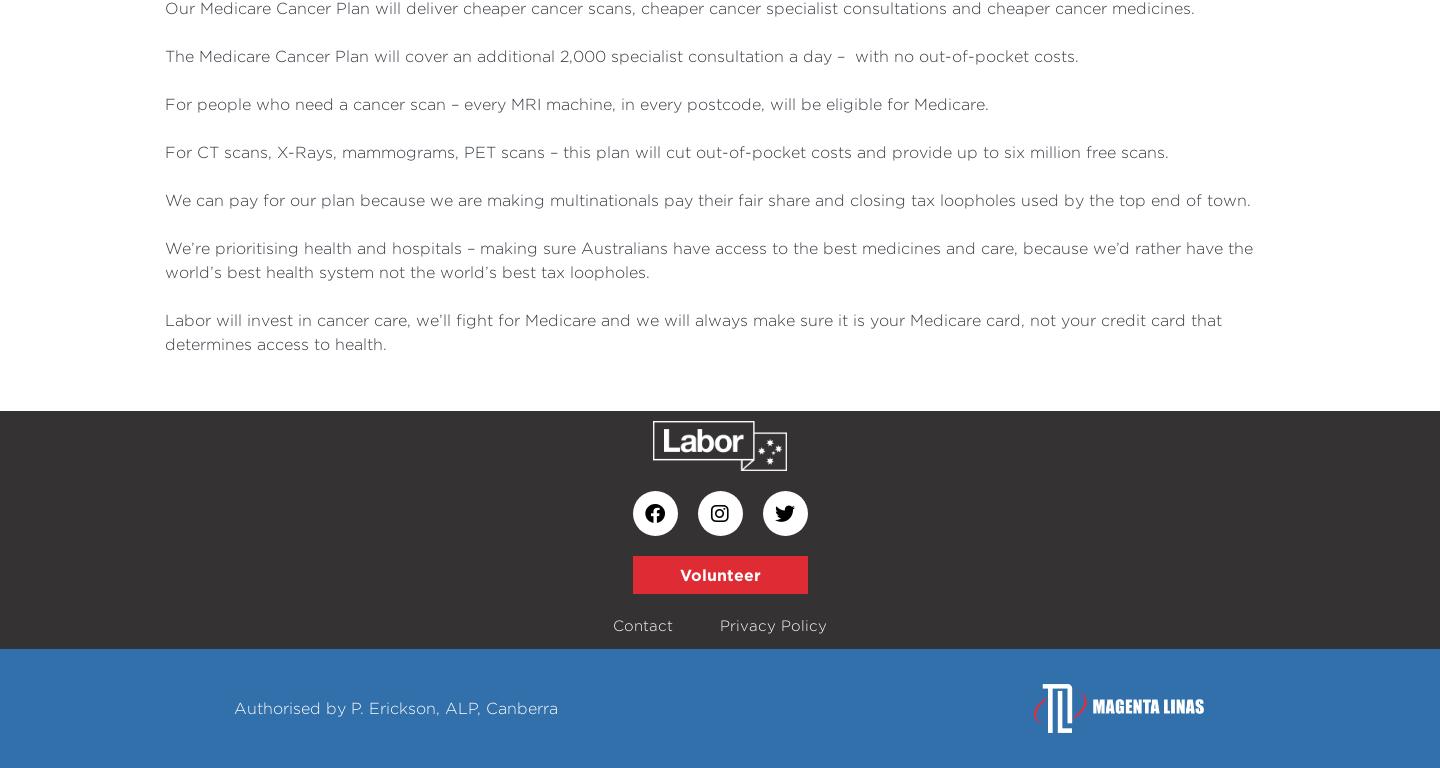 The width and height of the screenshot is (1440, 768). Describe the element at coordinates (709, 258) in the screenshot. I see `'We’re prioritising health and hospitals – making sure Australians have access to the best medicines and care, because we’d rather have the world’s best health system not the world’s best tax loopholes.'` at that location.